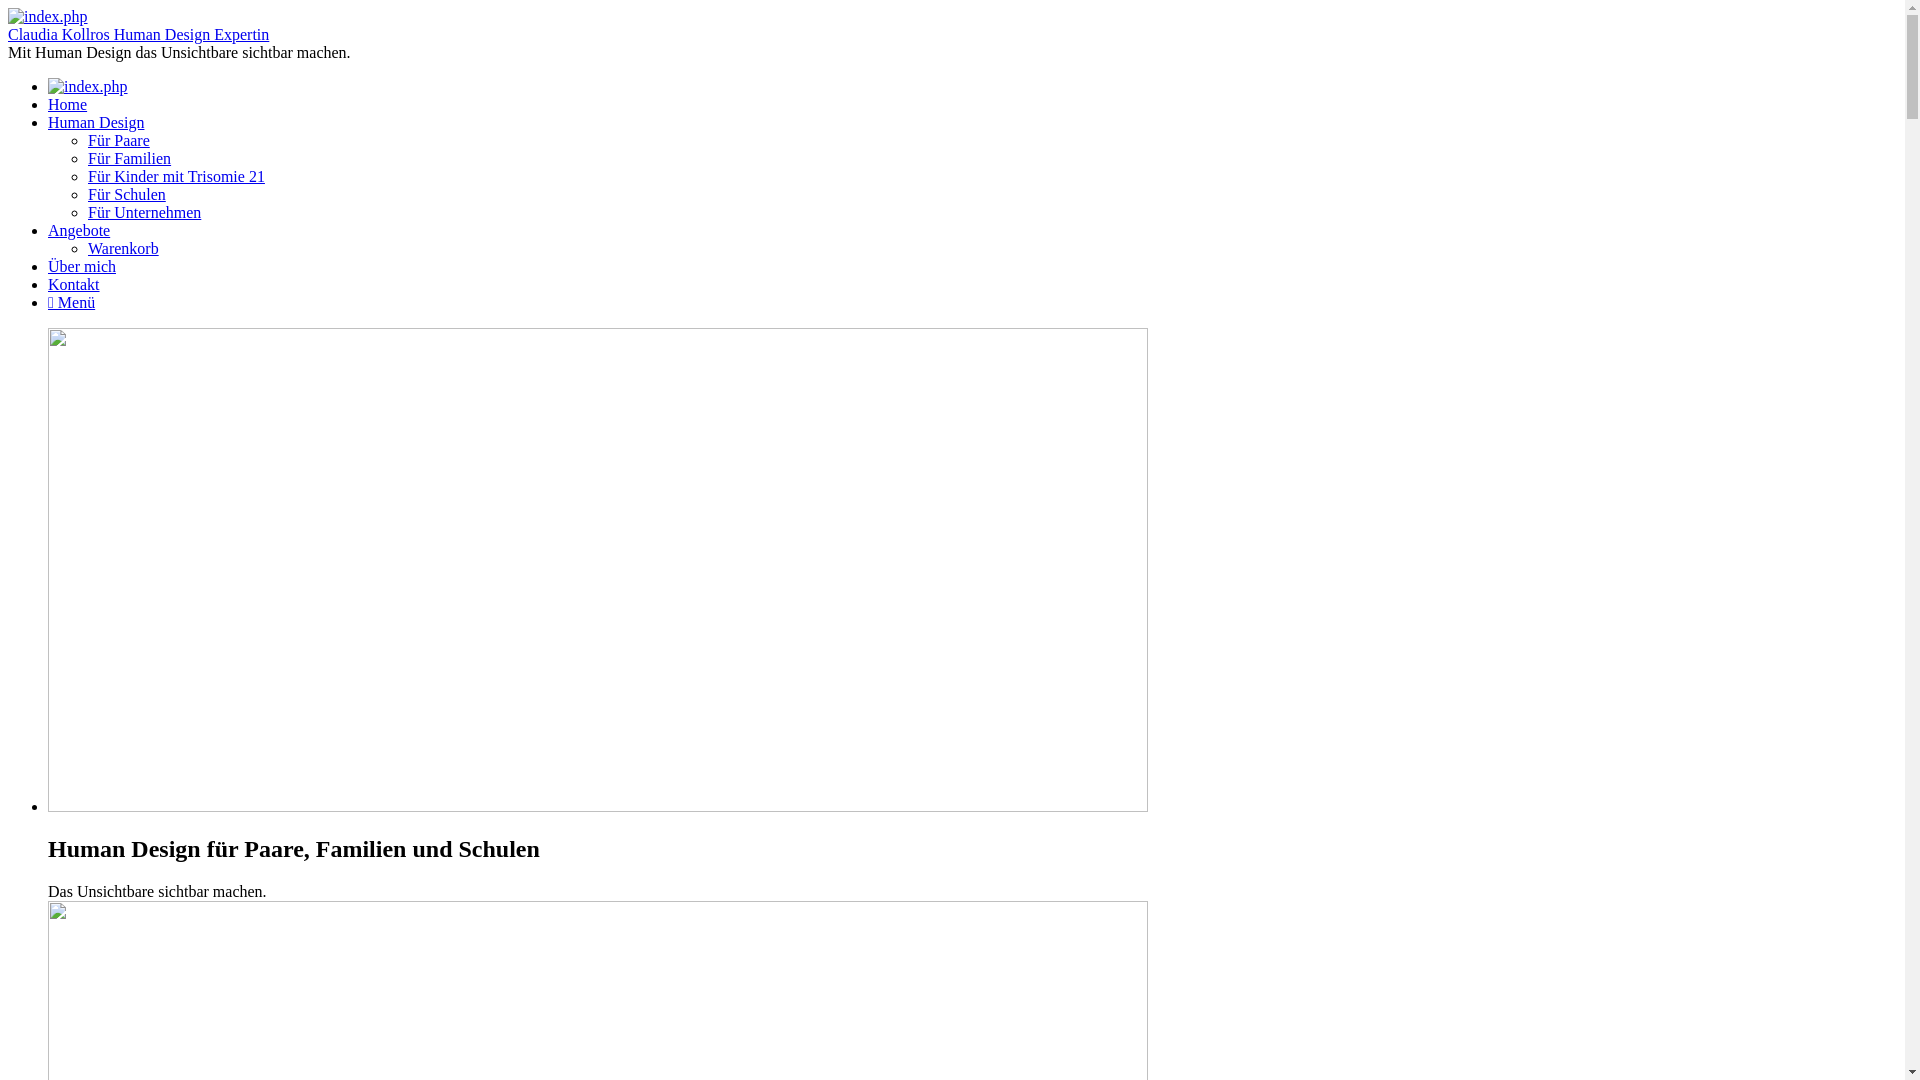 Image resolution: width=1920 pixels, height=1080 pixels. I want to click on 'Human Design', so click(95, 122).